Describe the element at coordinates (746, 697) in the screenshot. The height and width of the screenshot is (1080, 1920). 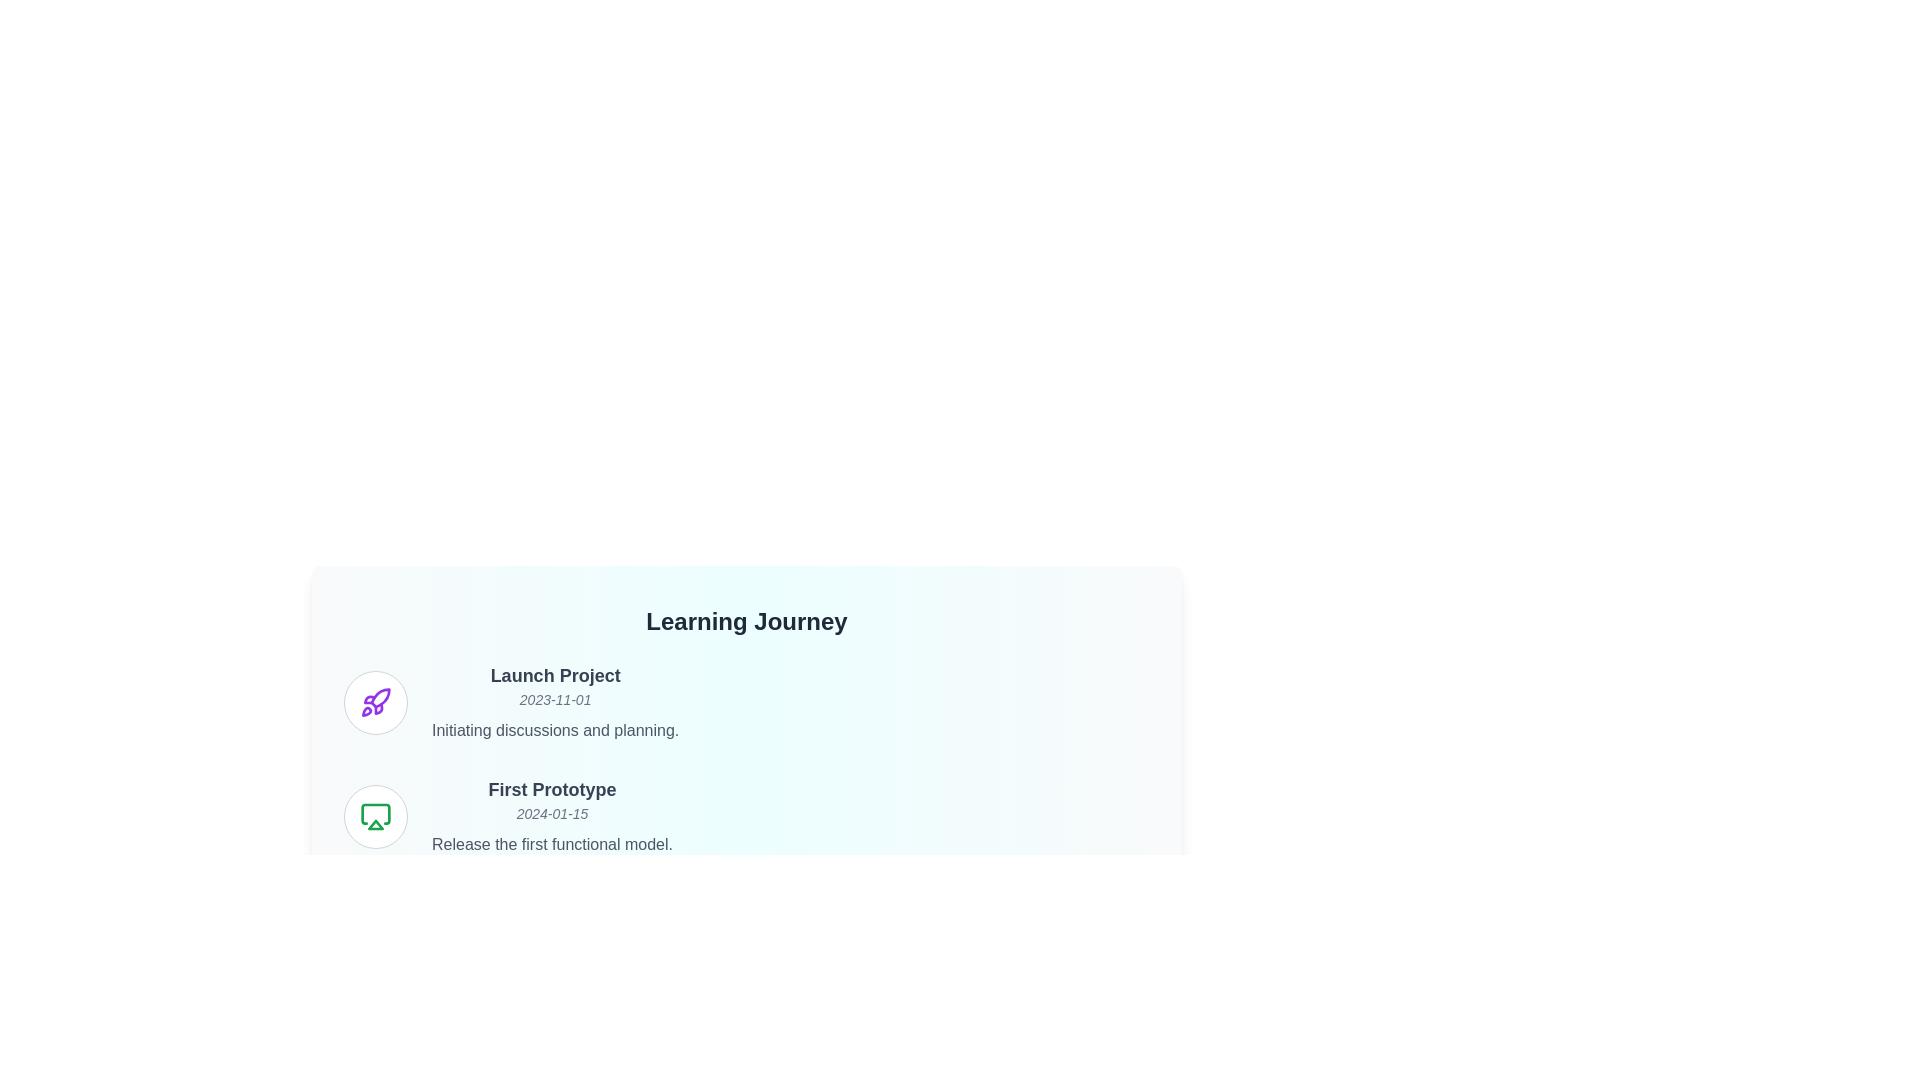
I see `information presented in the centrally positioned Information display panel of the Learning Journey timeline, located towards the lower portion of the viewport` at that location.